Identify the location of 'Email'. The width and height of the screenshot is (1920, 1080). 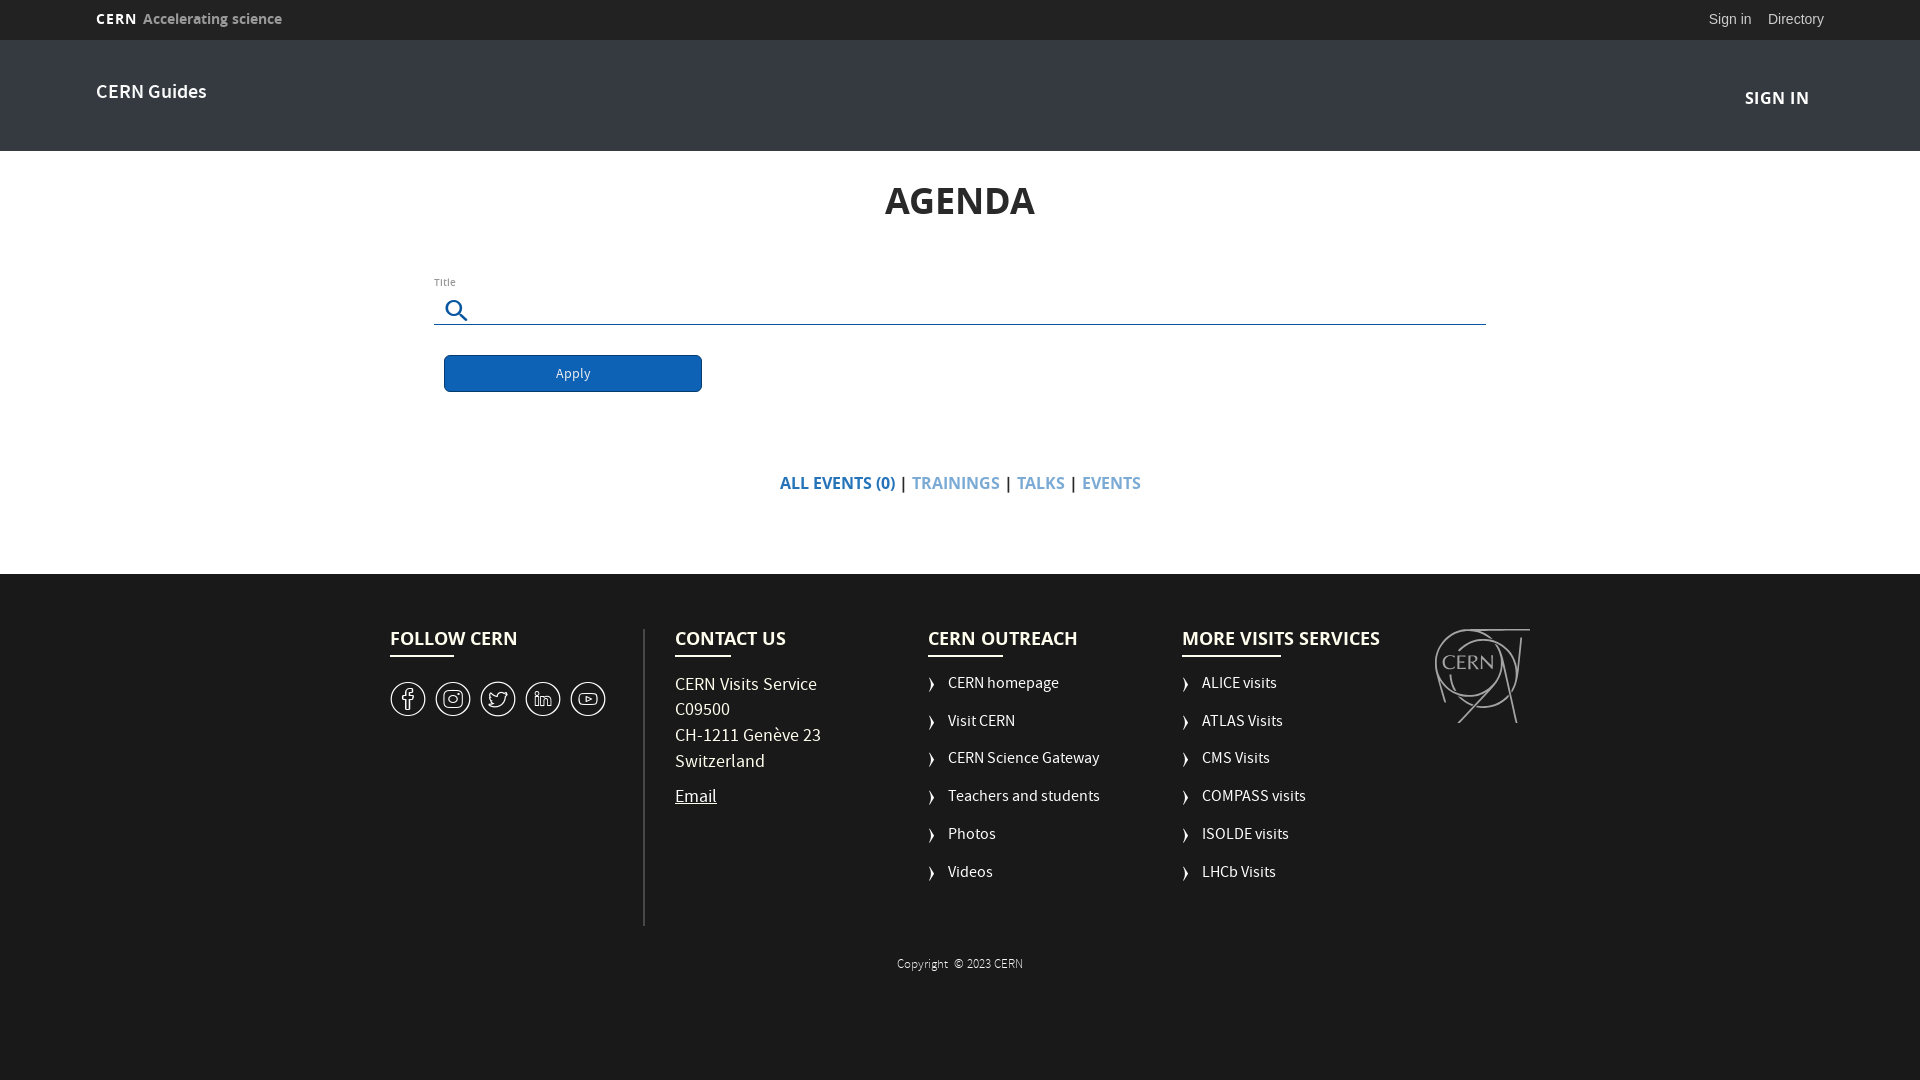
(675, 797).